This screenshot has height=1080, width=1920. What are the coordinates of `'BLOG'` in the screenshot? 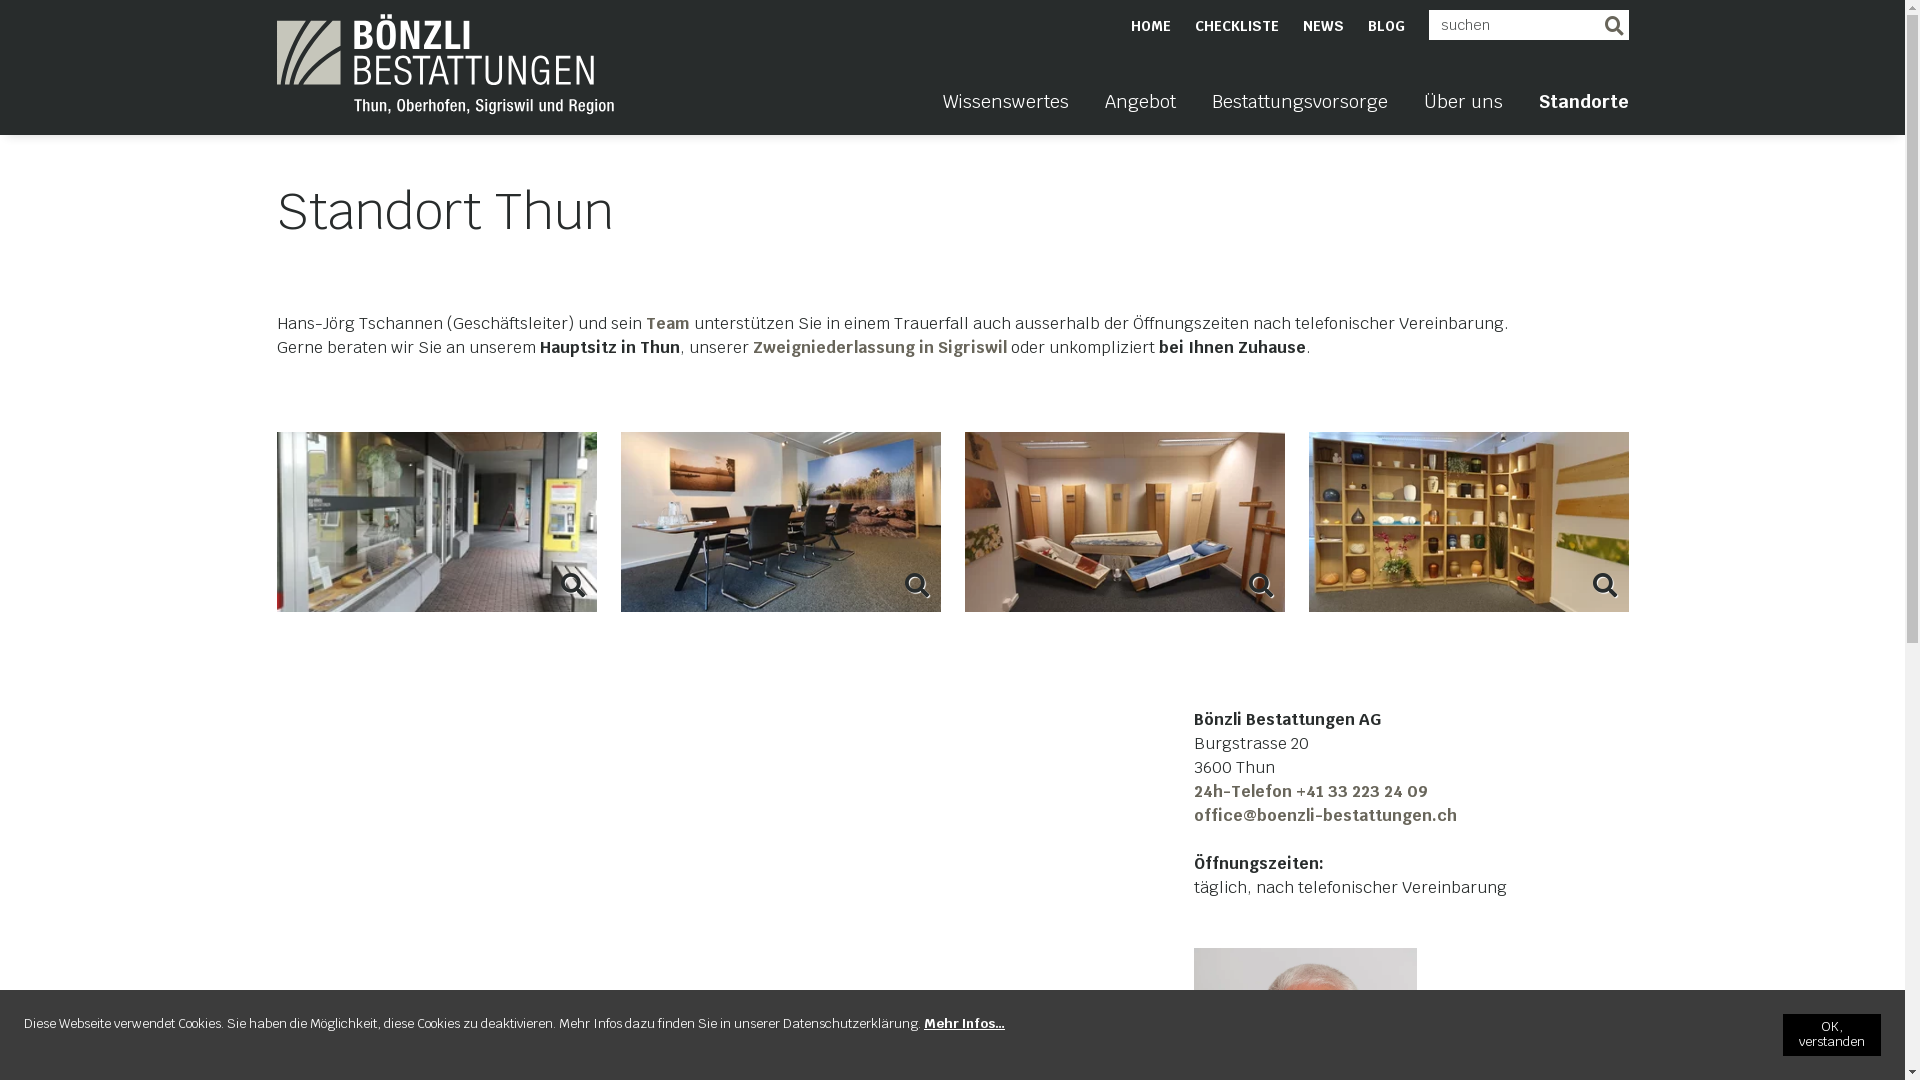 It's located at (1385, 26).